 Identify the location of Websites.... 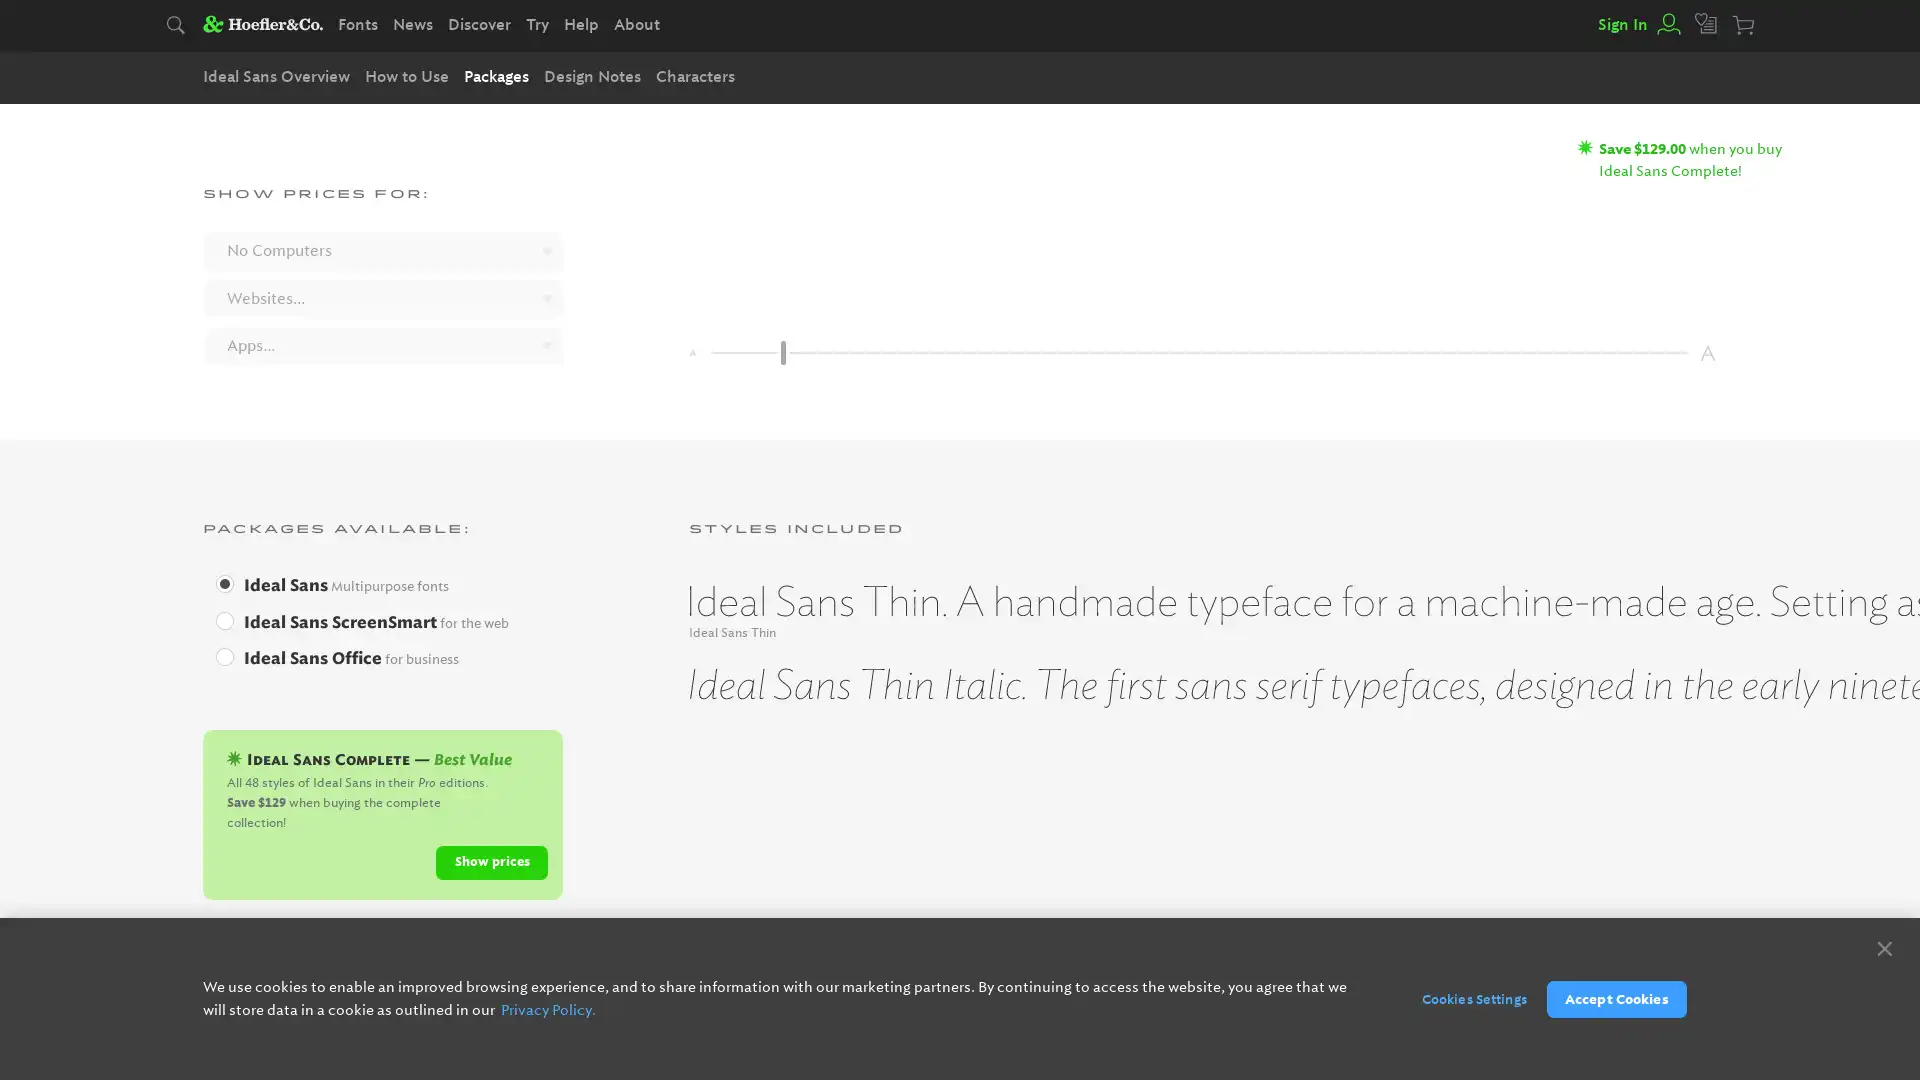
(383, 299).